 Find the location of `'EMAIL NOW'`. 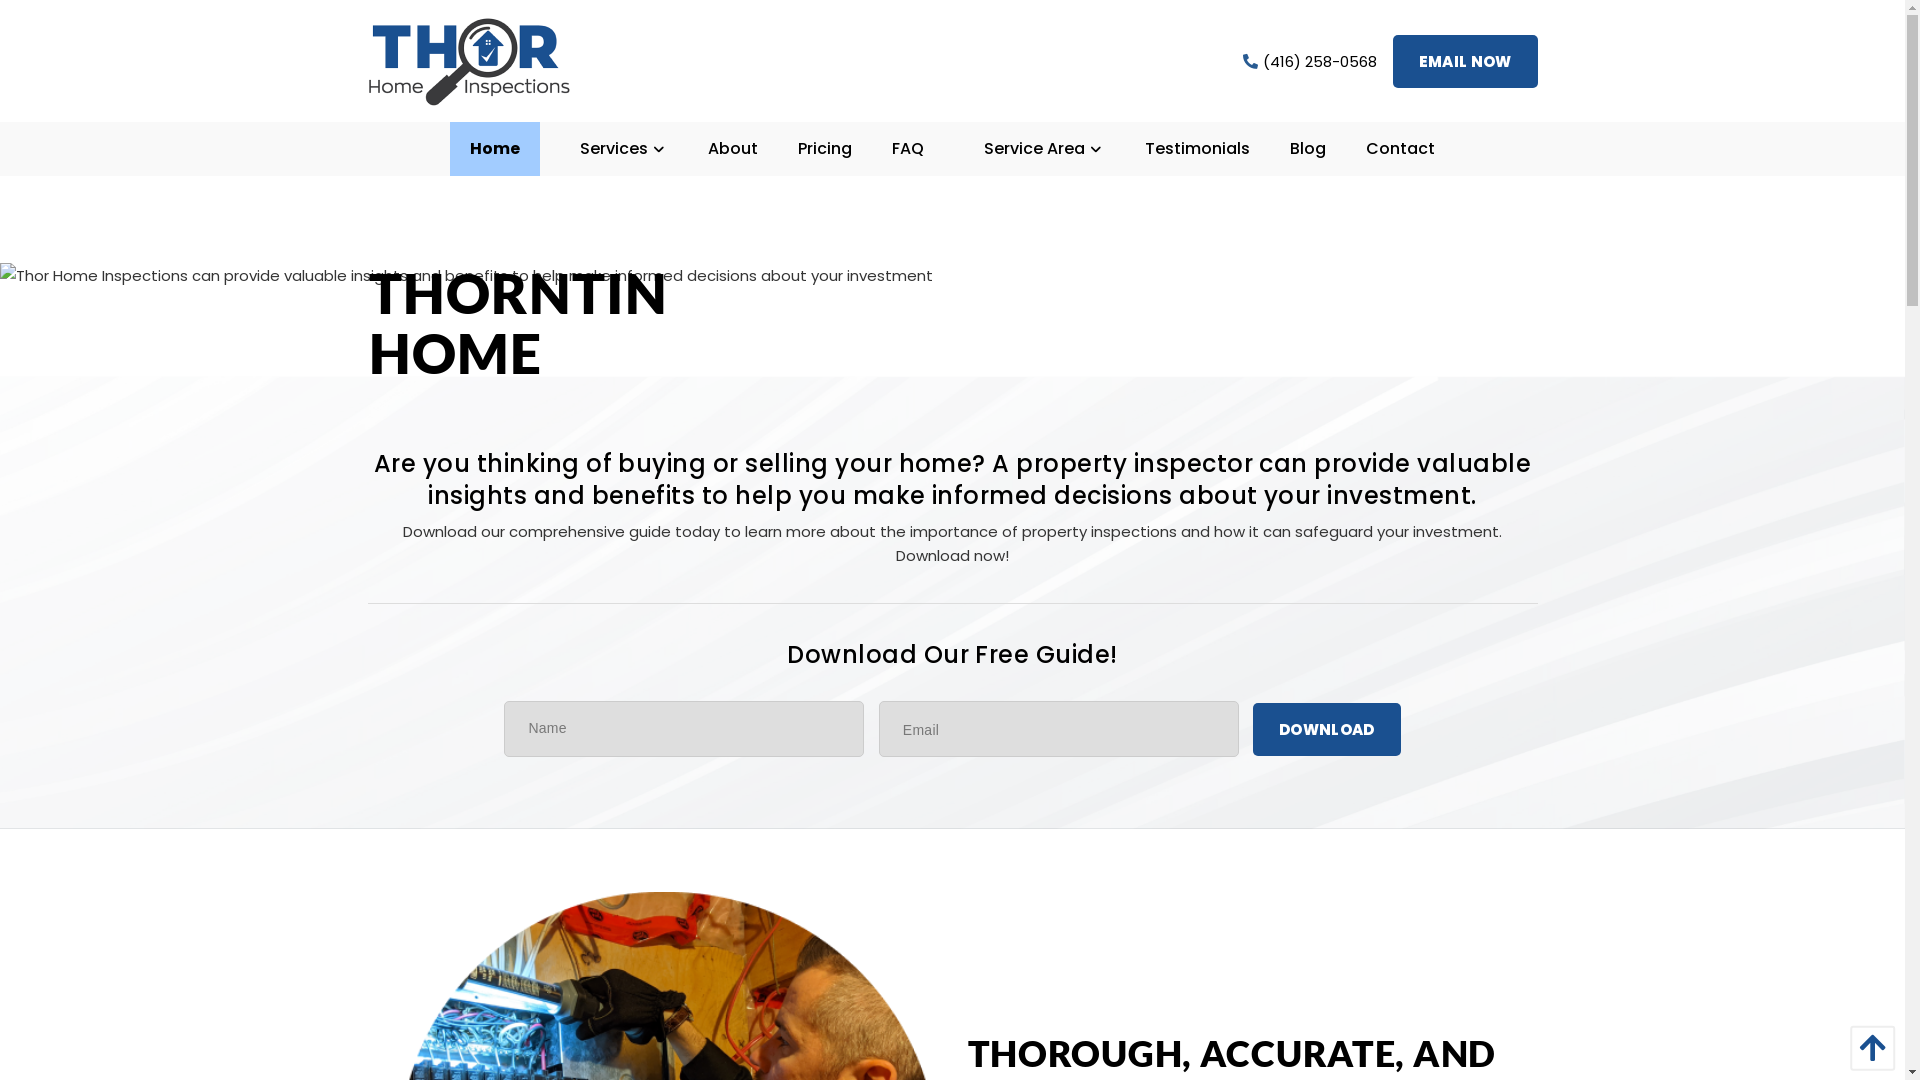

'EMAIL NOW' is located at coordinates (1391, 59).